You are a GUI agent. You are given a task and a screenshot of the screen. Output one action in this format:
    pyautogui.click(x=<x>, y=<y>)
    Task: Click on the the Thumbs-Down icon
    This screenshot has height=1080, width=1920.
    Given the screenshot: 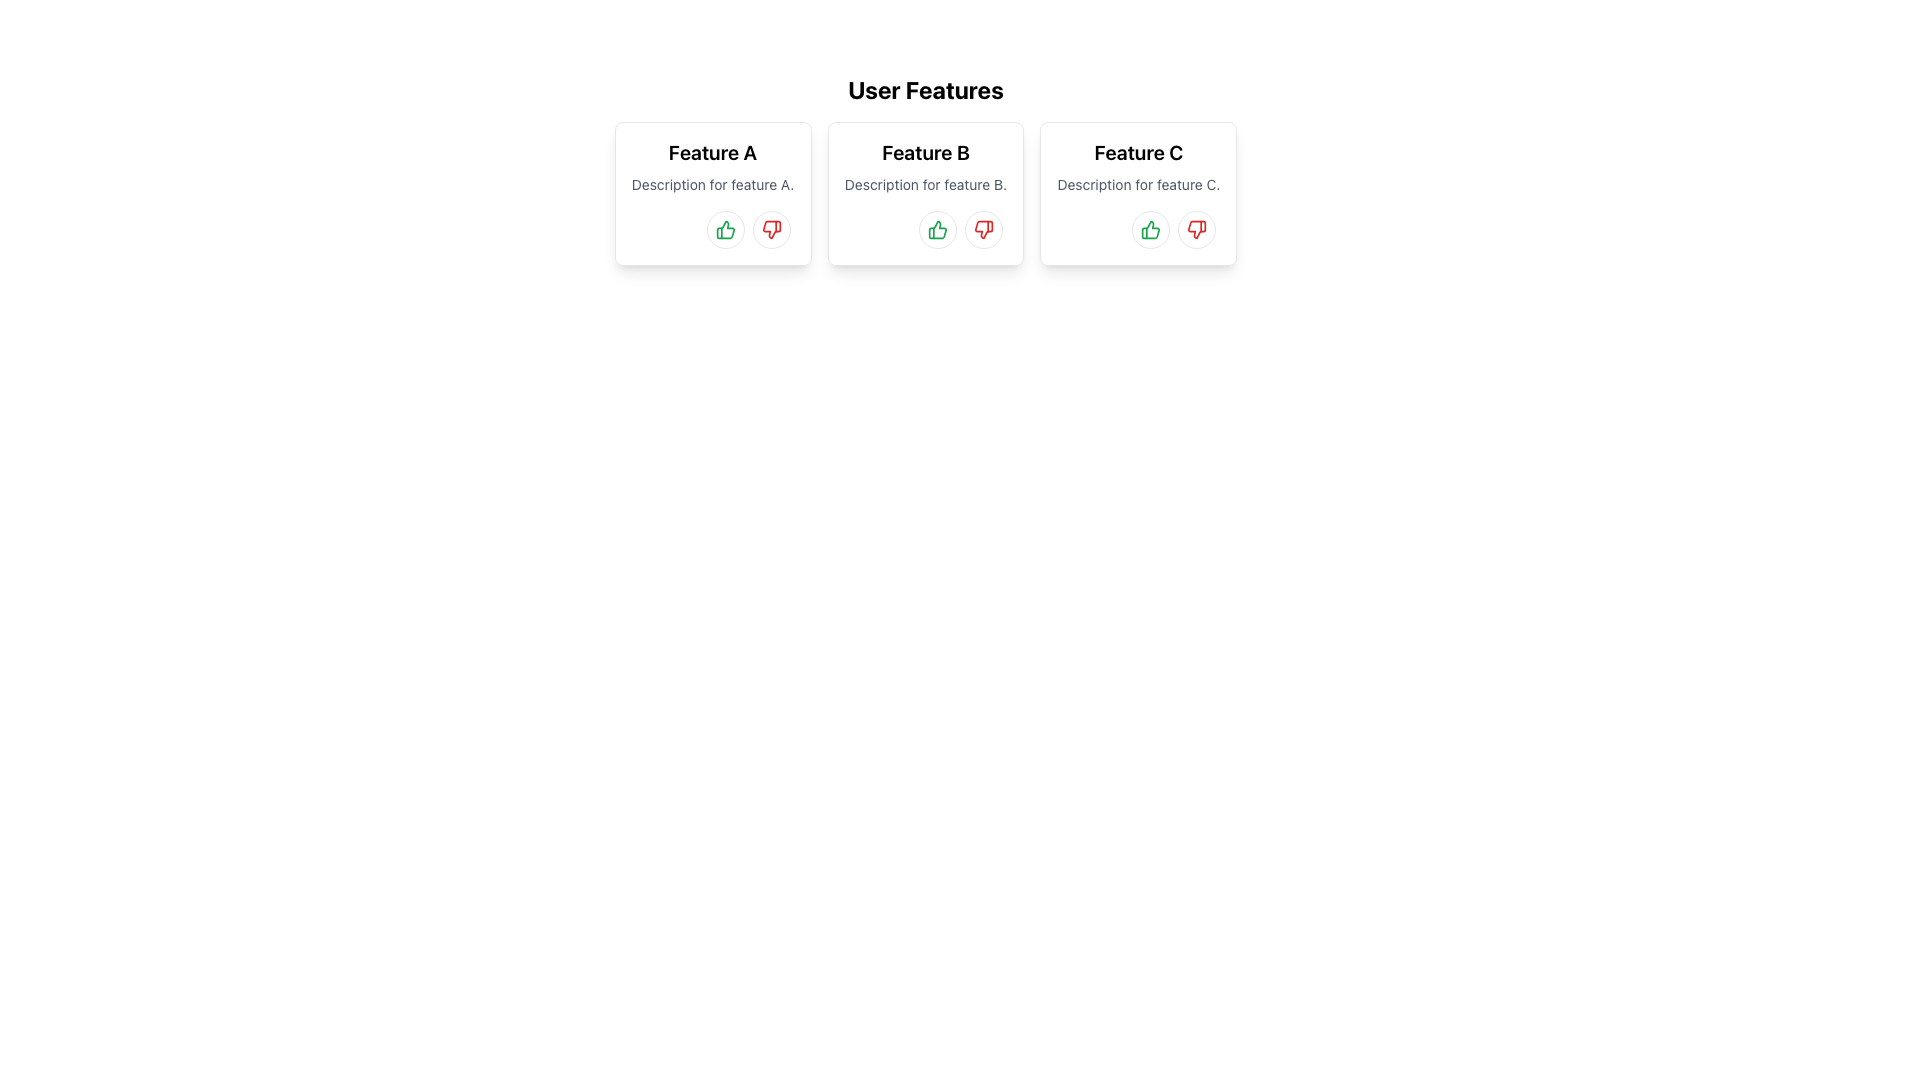 What is the action you would take?
    pyautogui.click(x=770, y=229)
    